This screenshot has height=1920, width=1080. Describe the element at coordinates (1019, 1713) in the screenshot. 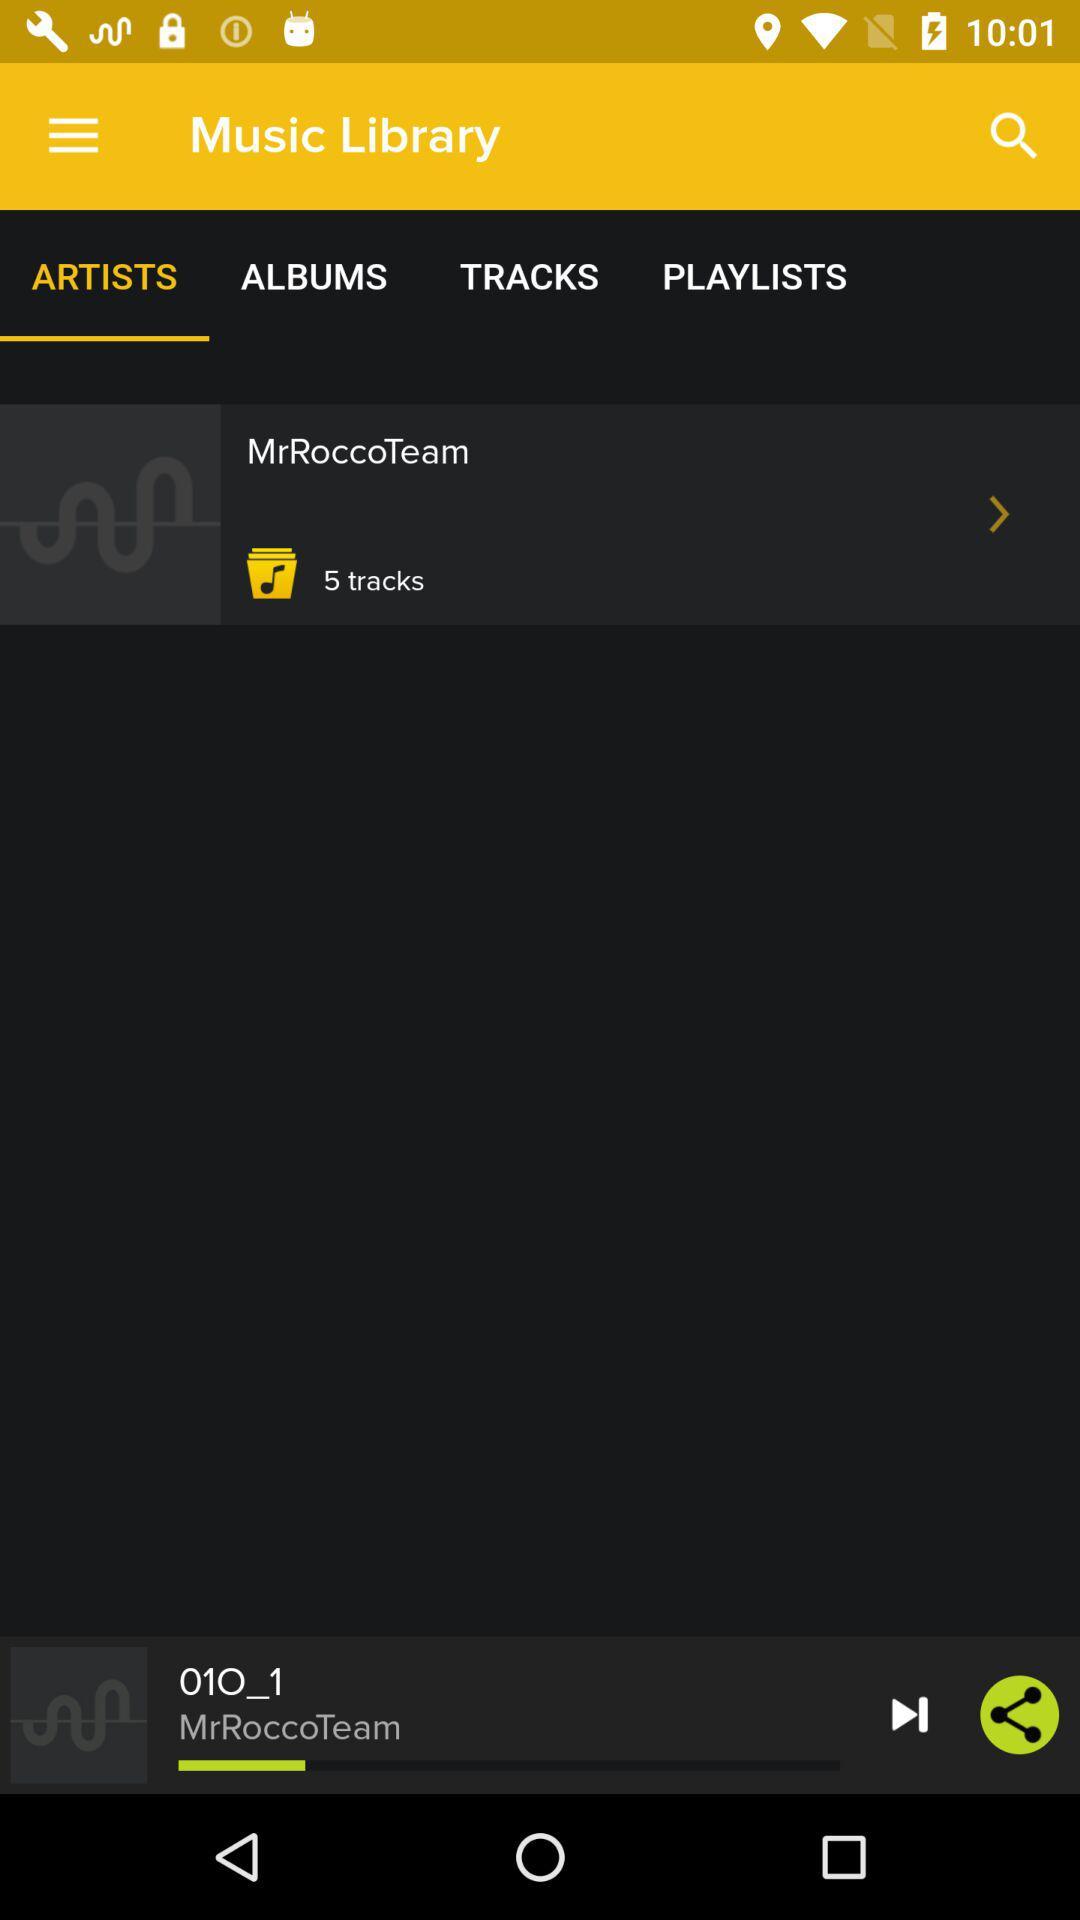

I see `the share icon` at that location.